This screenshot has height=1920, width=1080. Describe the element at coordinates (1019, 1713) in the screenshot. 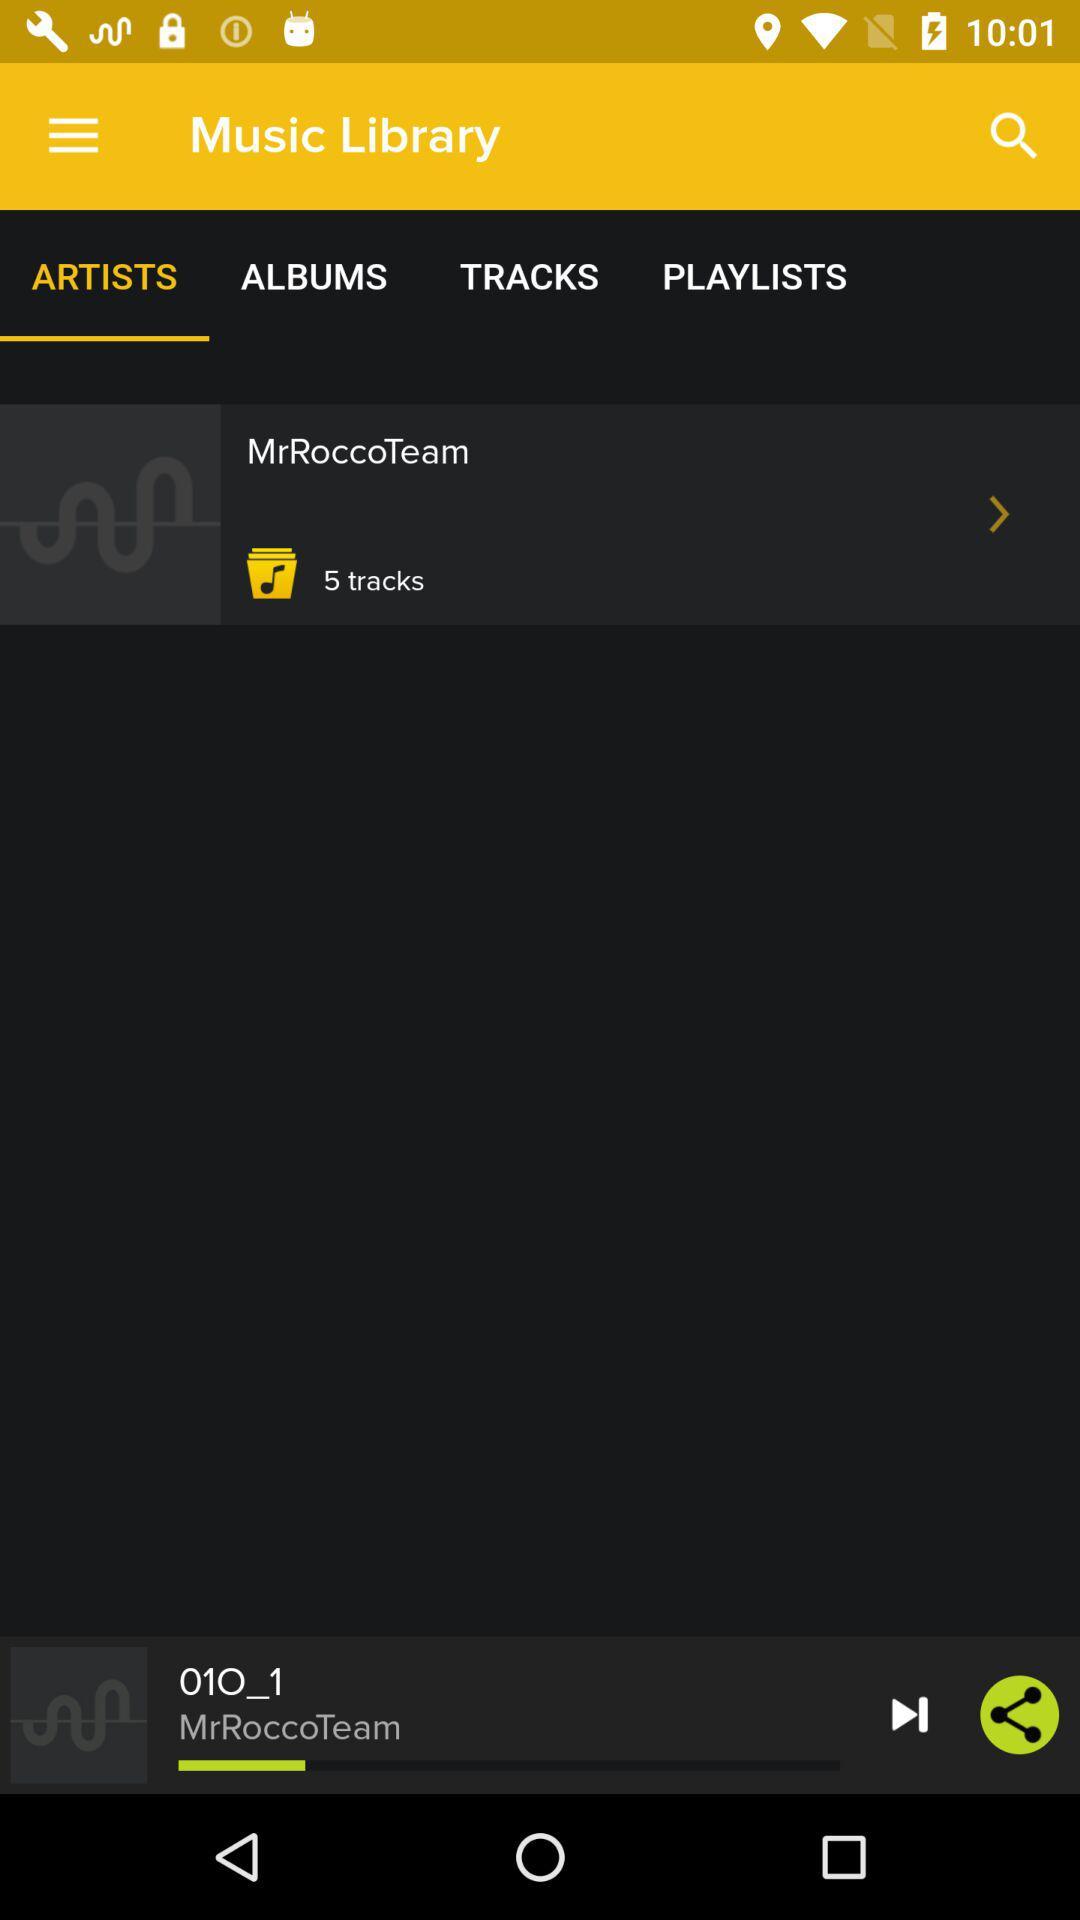

I see `the share icon` at that location.